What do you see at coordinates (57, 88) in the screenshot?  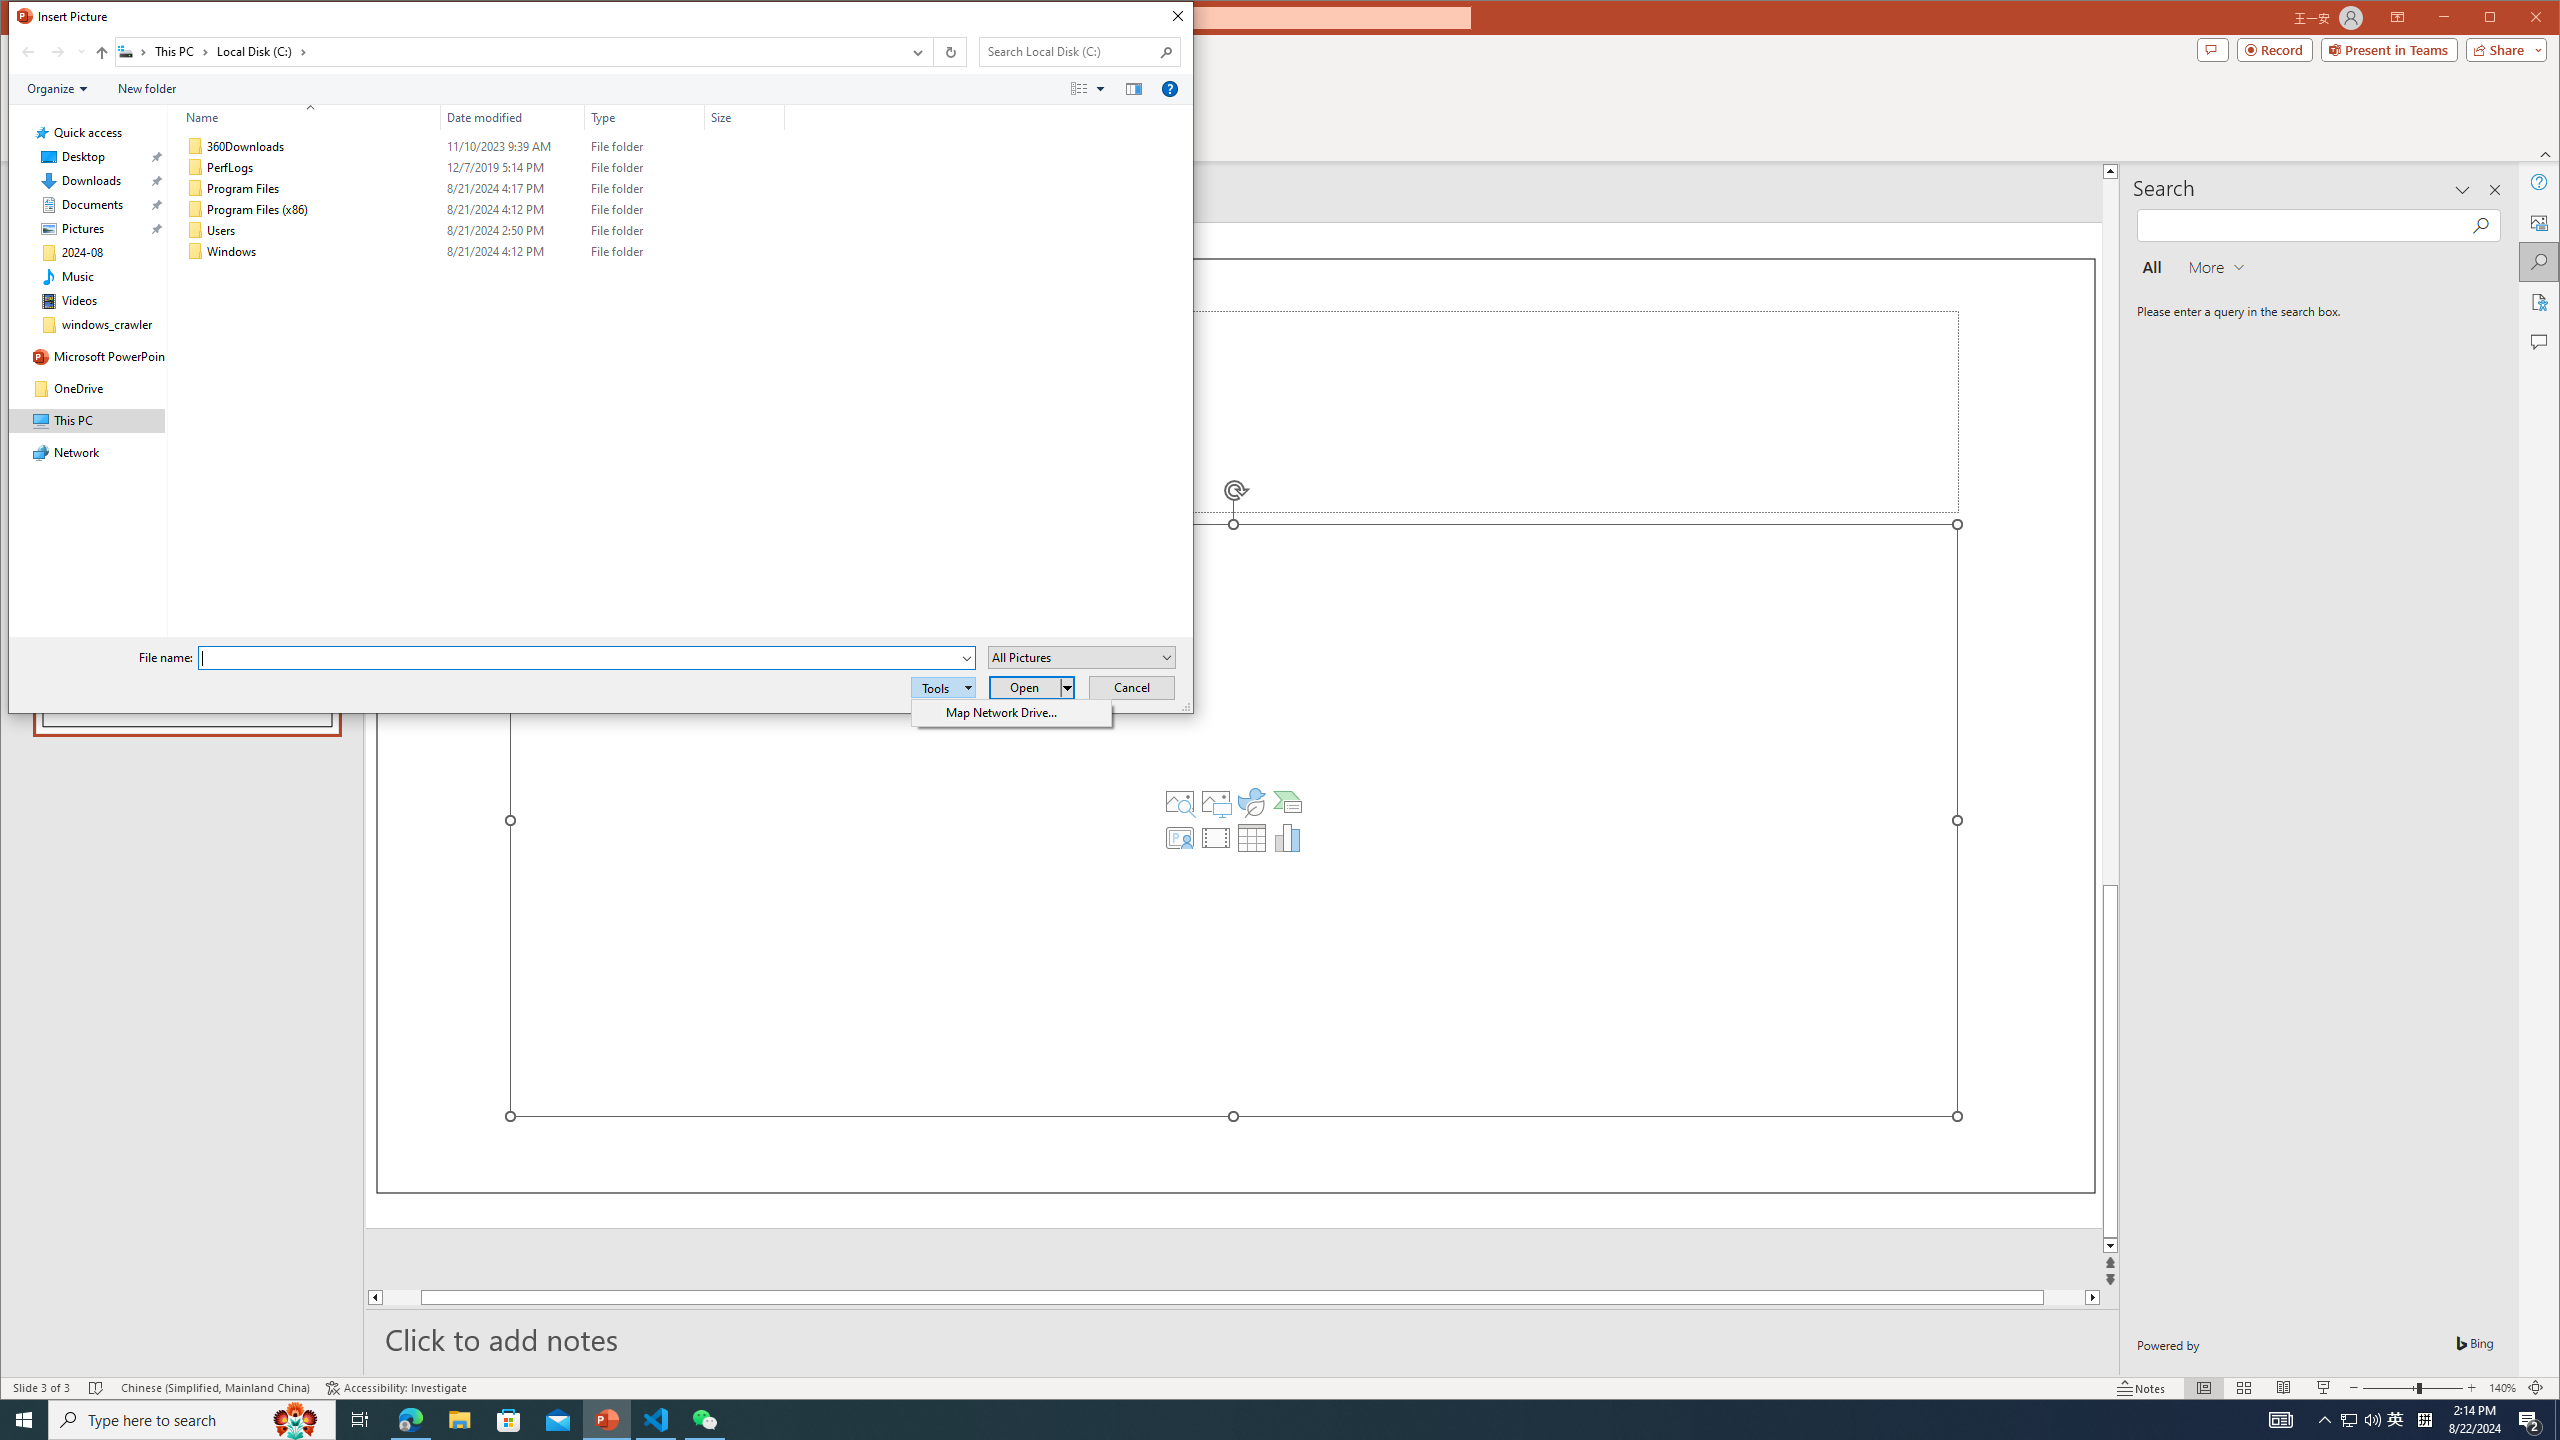 I see `'Organize'` at bounding box center [57, 88].